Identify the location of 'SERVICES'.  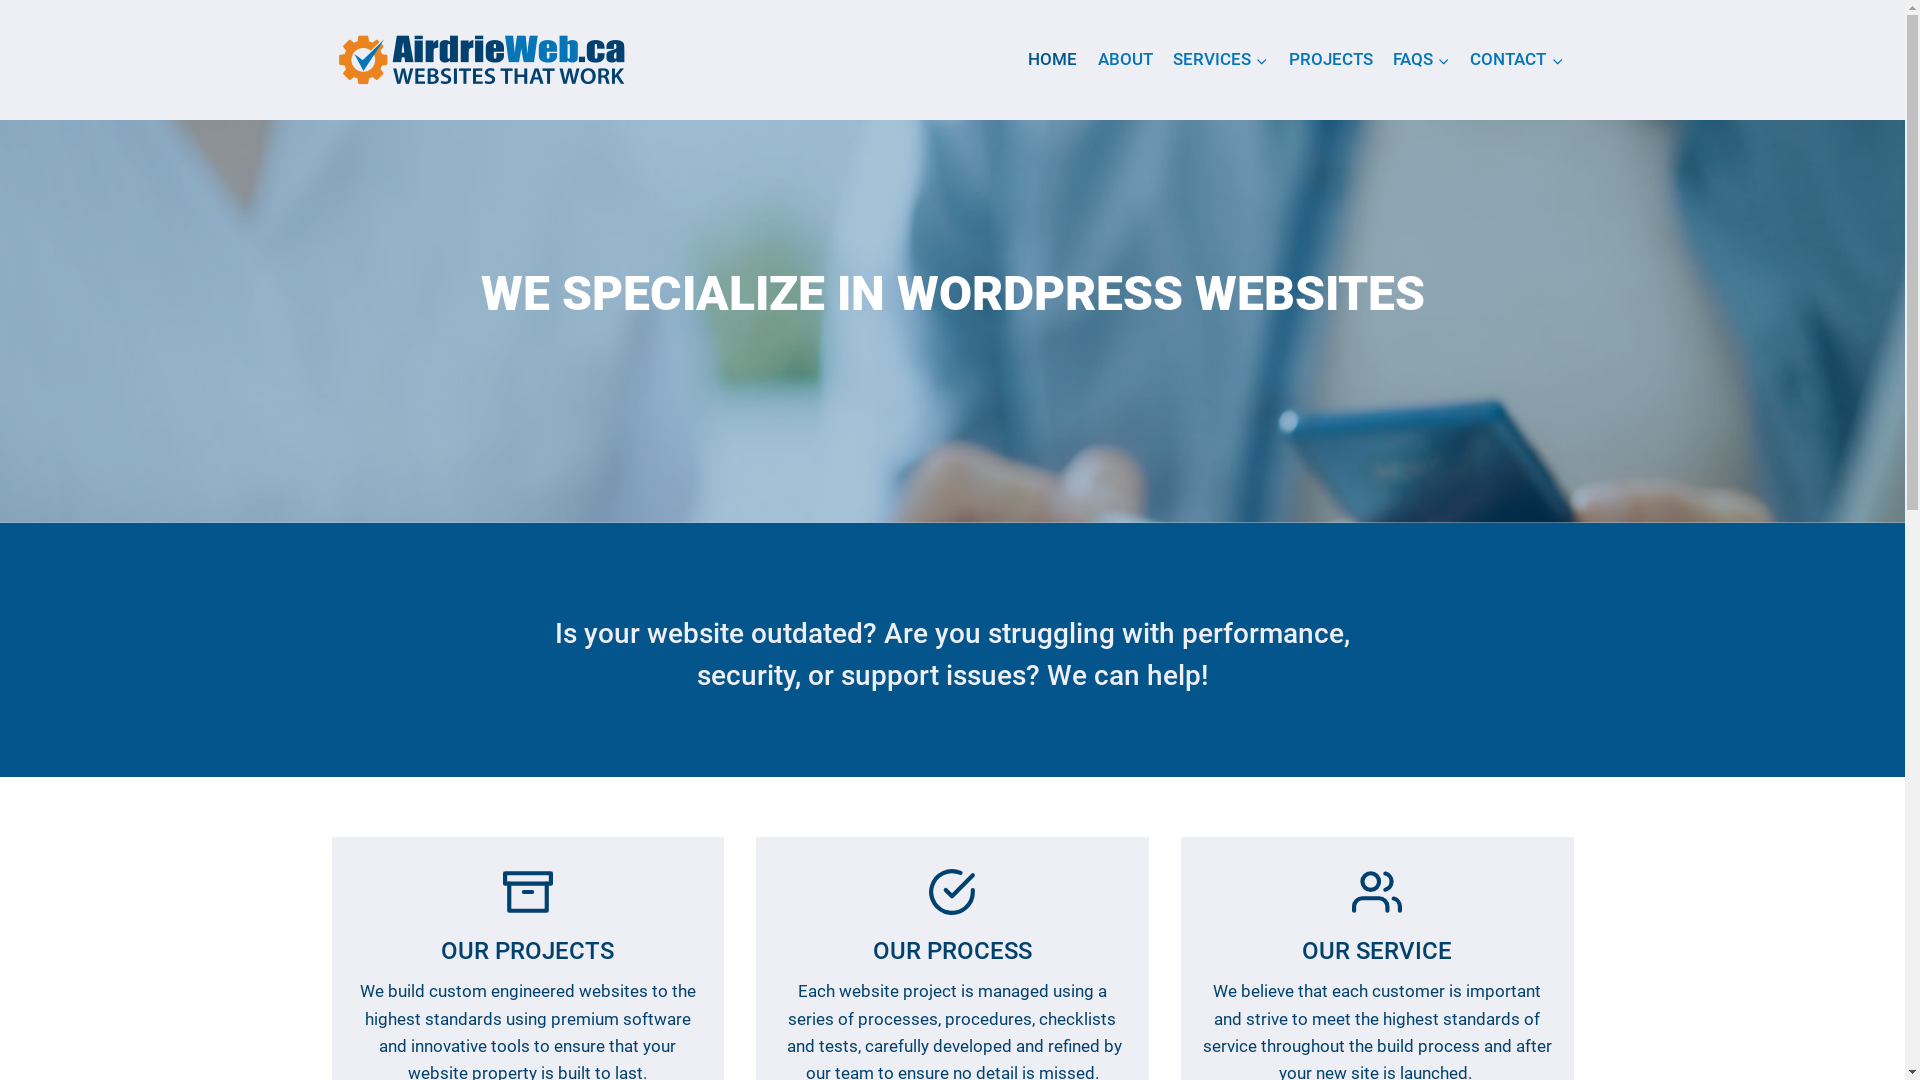
(1219, 59).